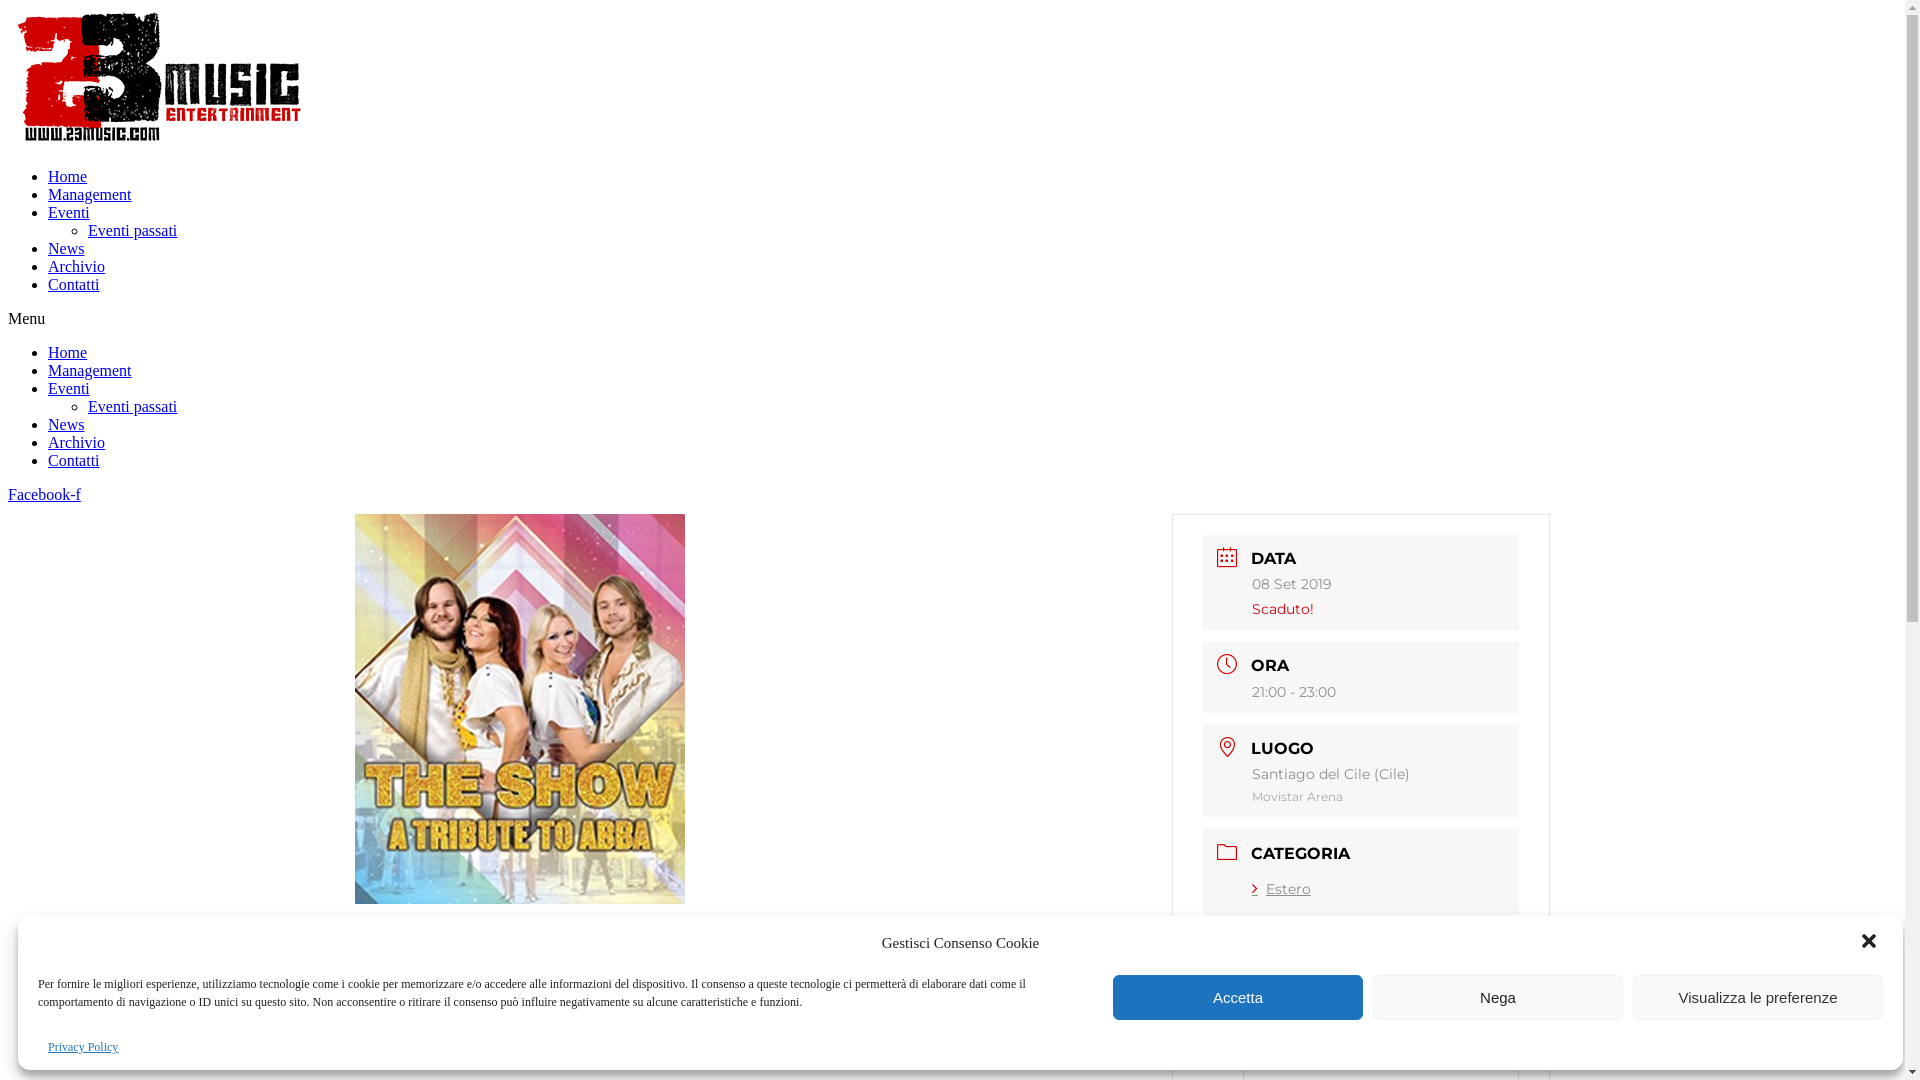 The image size is (1920, 1080). What do you see at coordinates (8, 494) in the screenshot?
I see `'Facebook-f'` at bounding box center [8, 494].